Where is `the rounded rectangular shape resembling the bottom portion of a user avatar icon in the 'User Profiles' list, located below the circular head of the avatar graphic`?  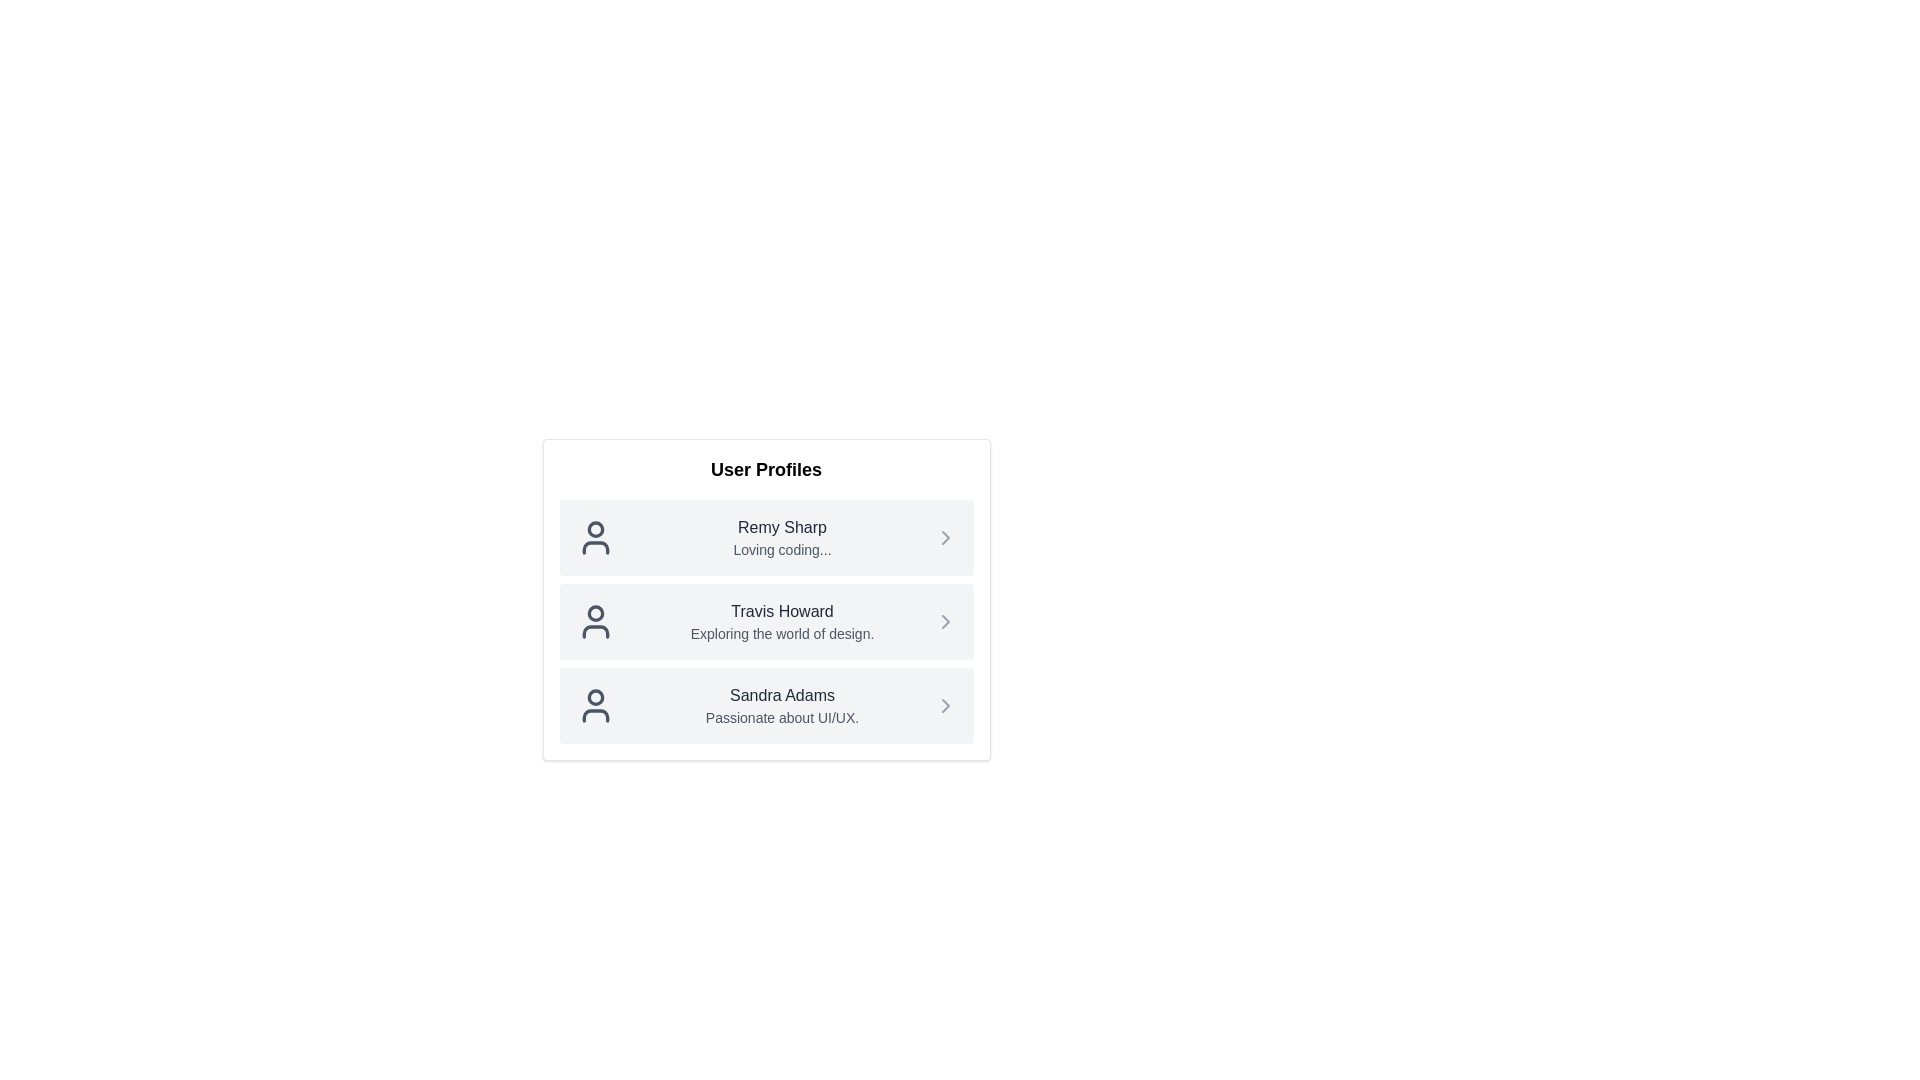
the rounded rectangular shape resembling the bottom portion of a user avatar icon in the 'User Profiles' list, located below the circular head of the avatar graphic is located at coordinates (594, 715).